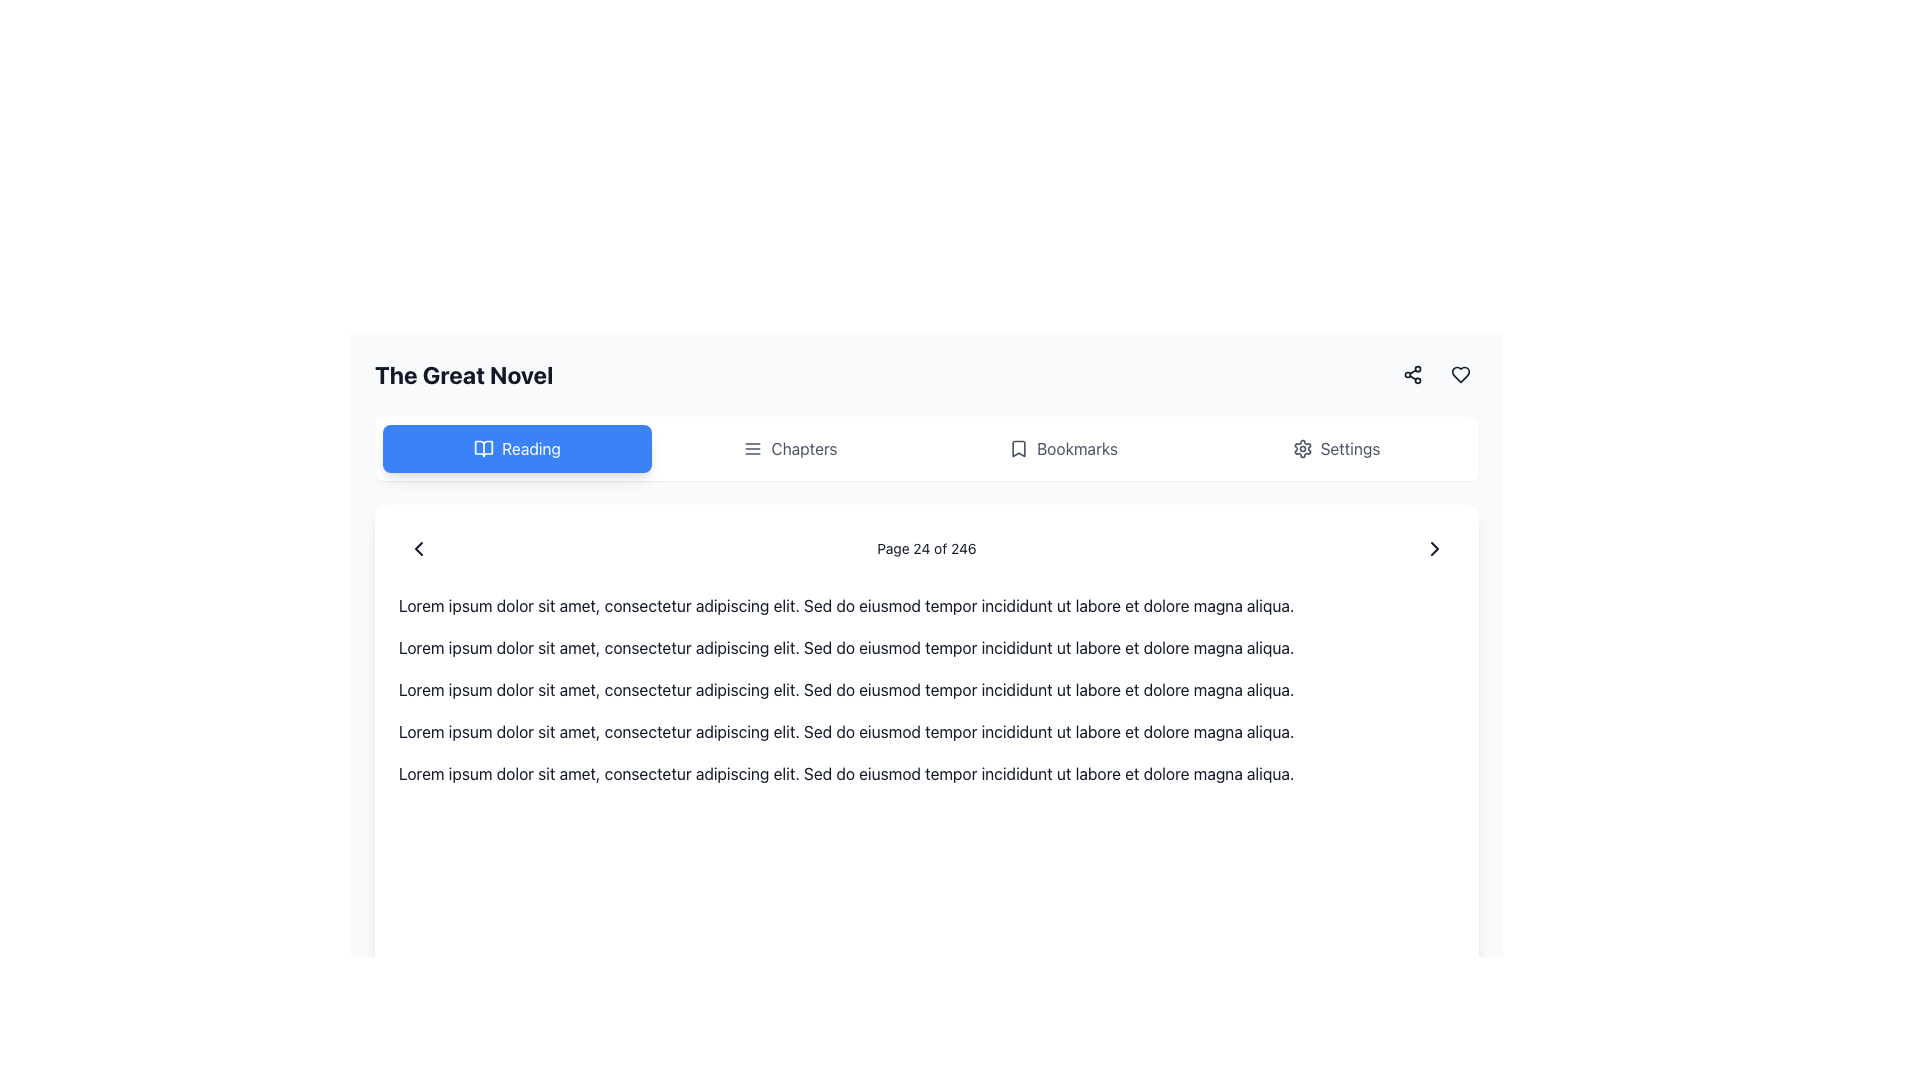  What do you see at coordinates (1076, 447) in the screenshot?
I see `the 'Bookmarks' text label located in the central horizontal menu bar near the top of the interface, to the right of the bookmark icon` at bounding box center [1076, 447].